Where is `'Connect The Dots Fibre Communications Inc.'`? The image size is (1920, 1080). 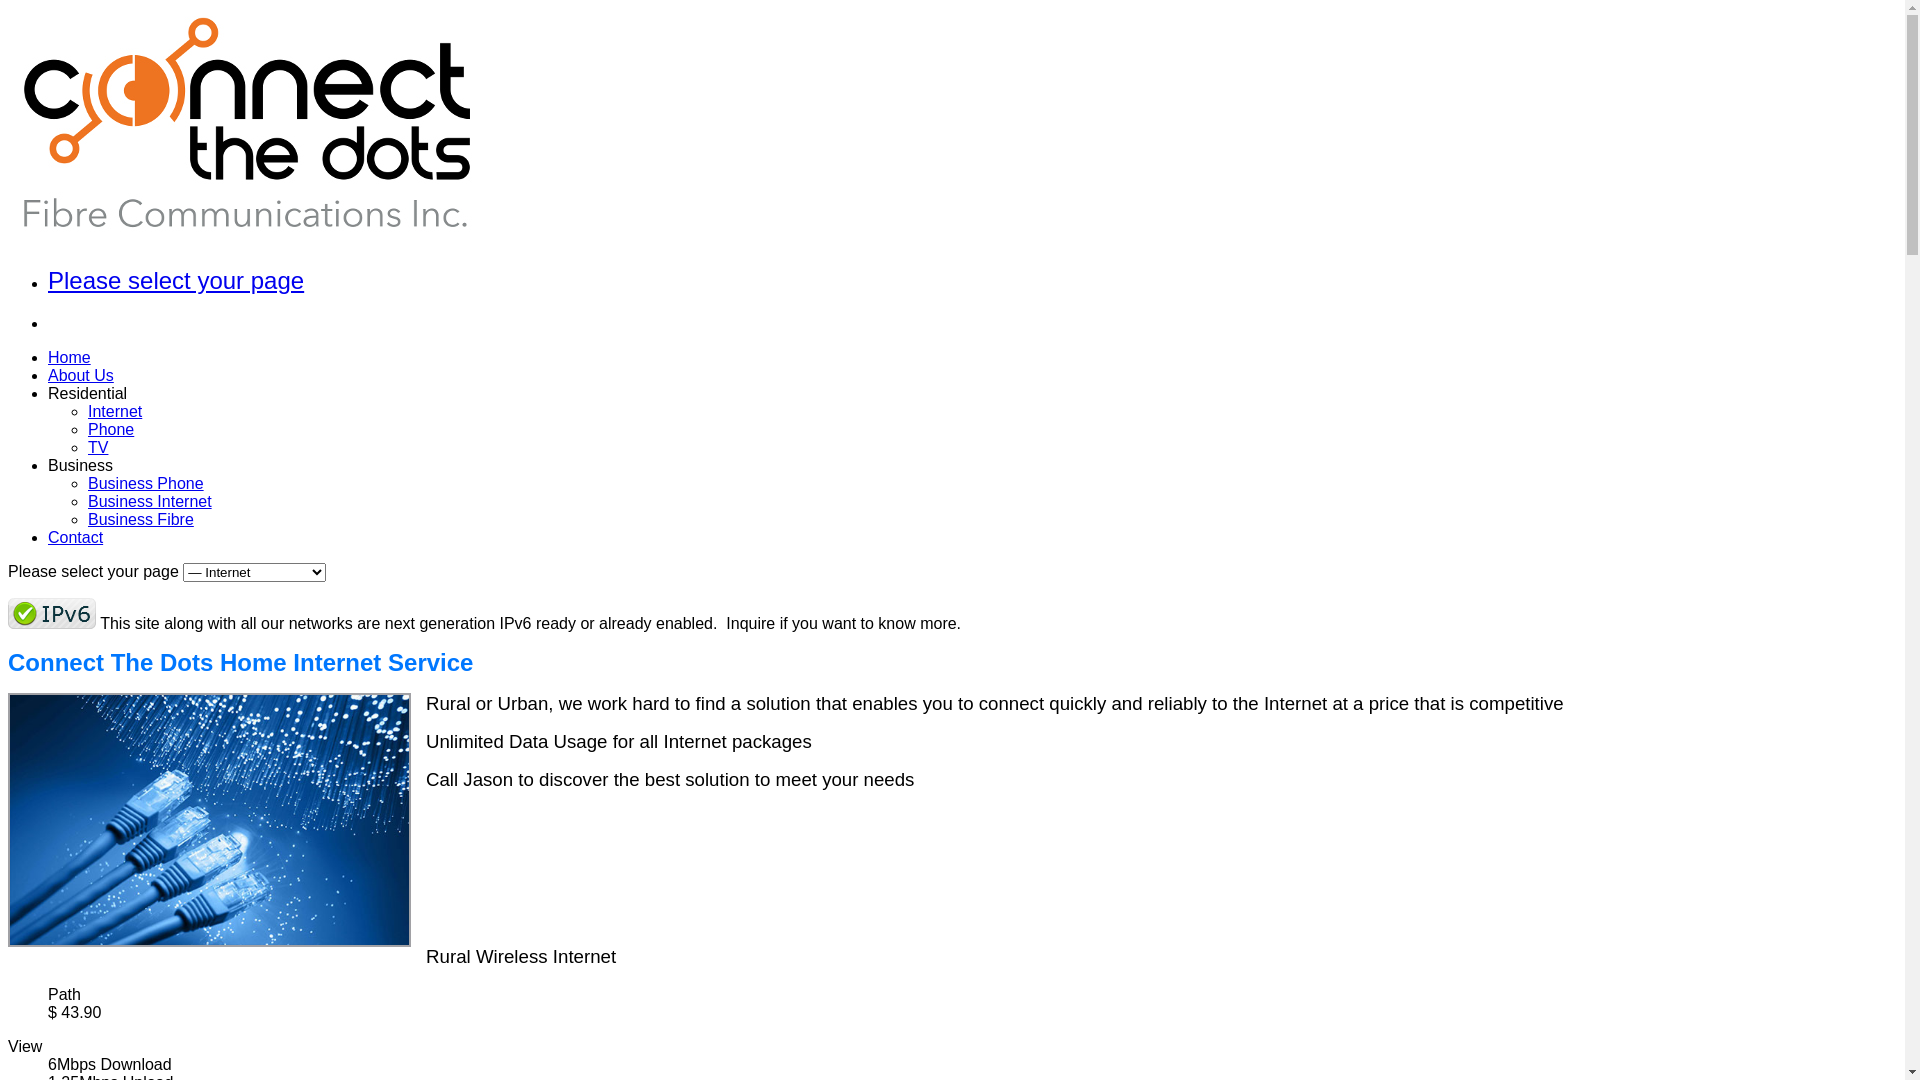 'Connect The Dots Fibre Communications Inc.' is located at coordinates (247, 236).